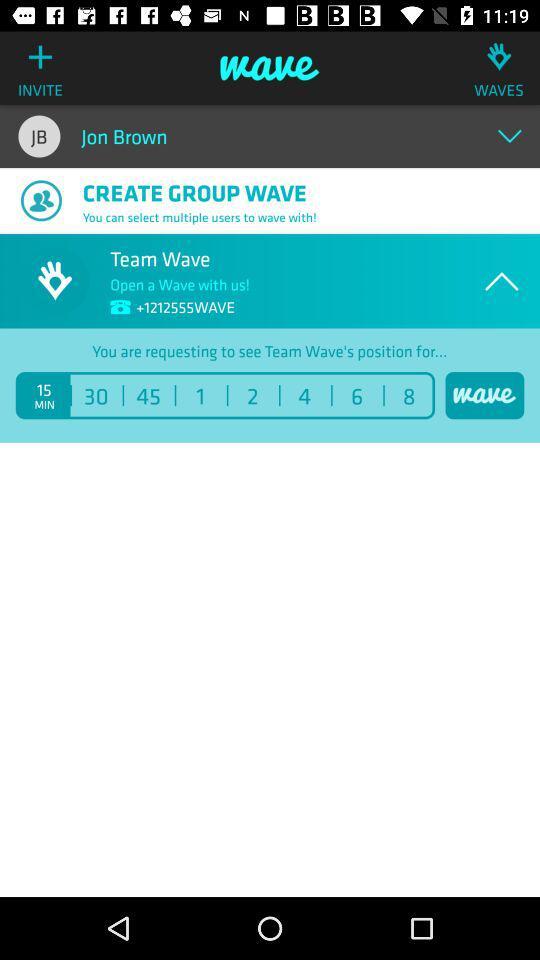 Image resolution: width=540 pixels, height=960 pixels. What do you see at coordinates (270, 68) in the screenshot?
I see `icon next to the waves` at bounding box center [270, 68].